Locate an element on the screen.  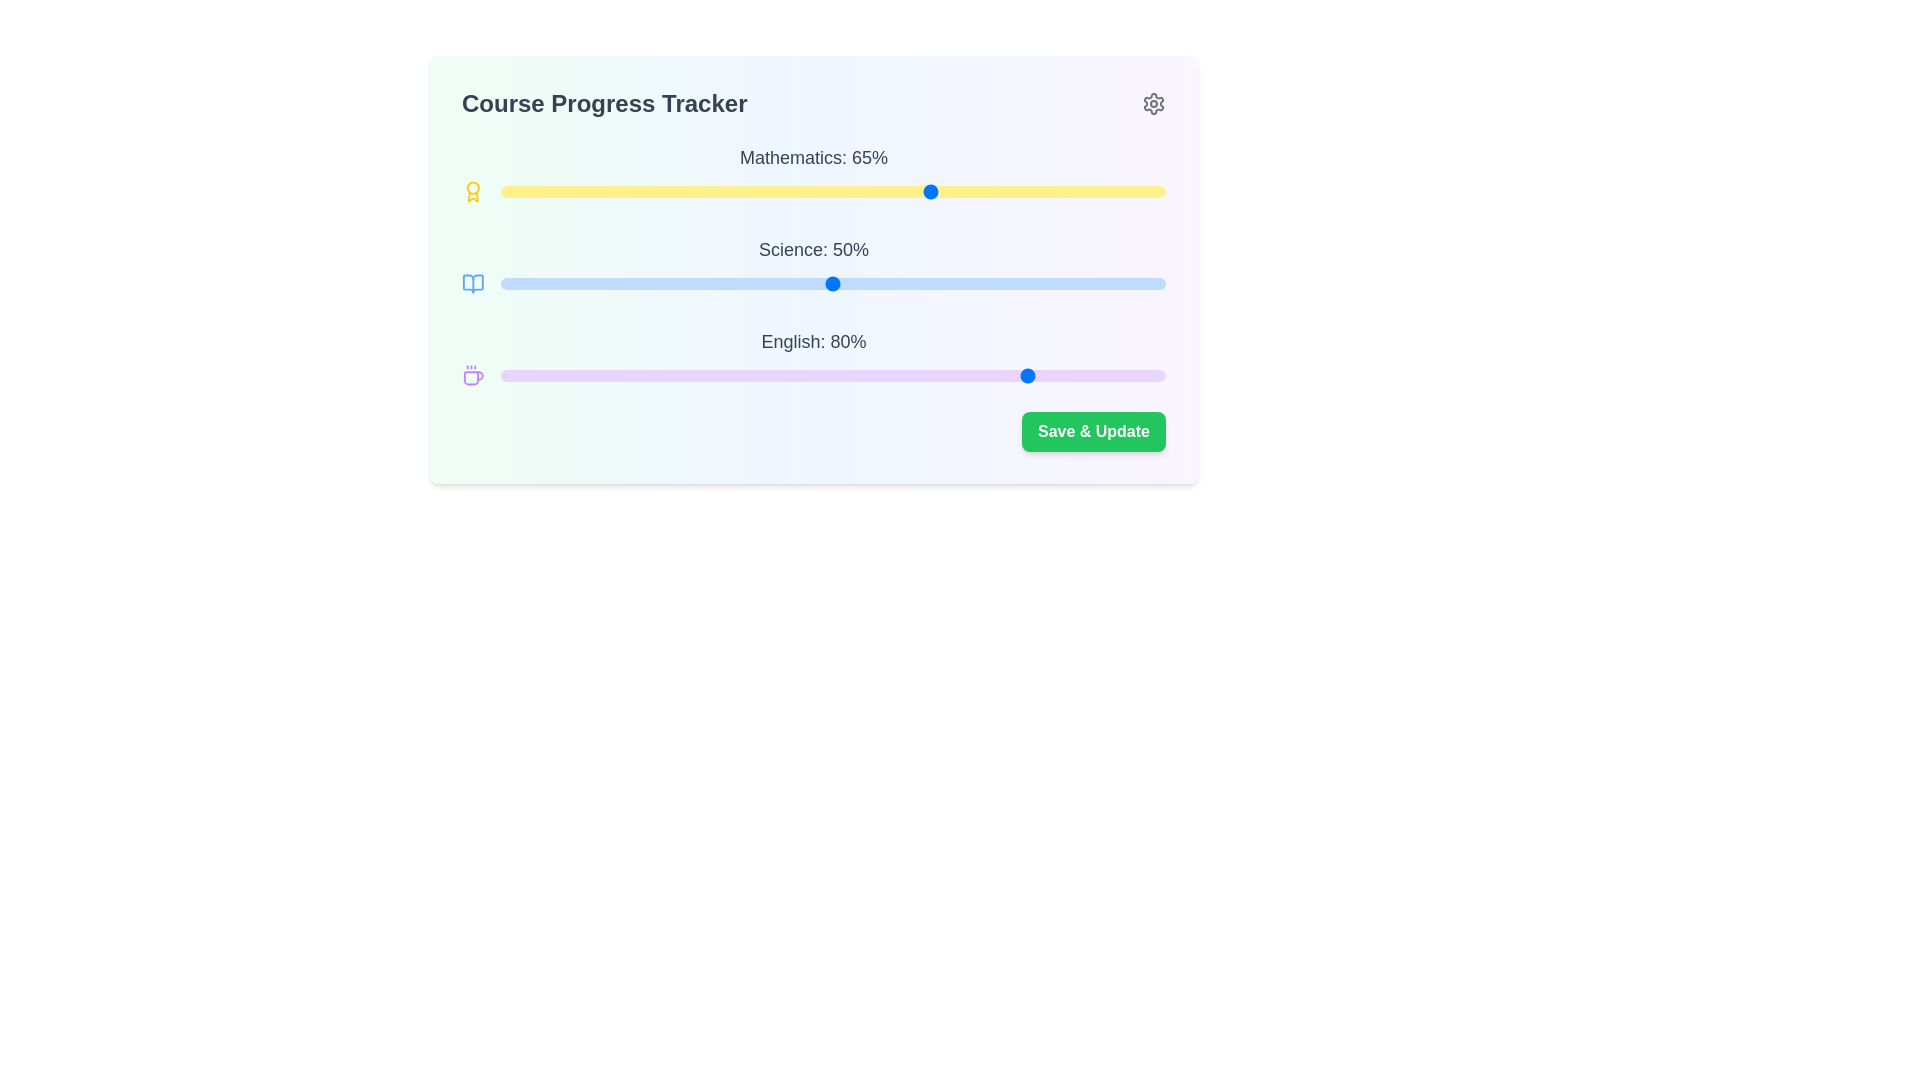
the mathematics progress slider is located at coordinates (840, 192).